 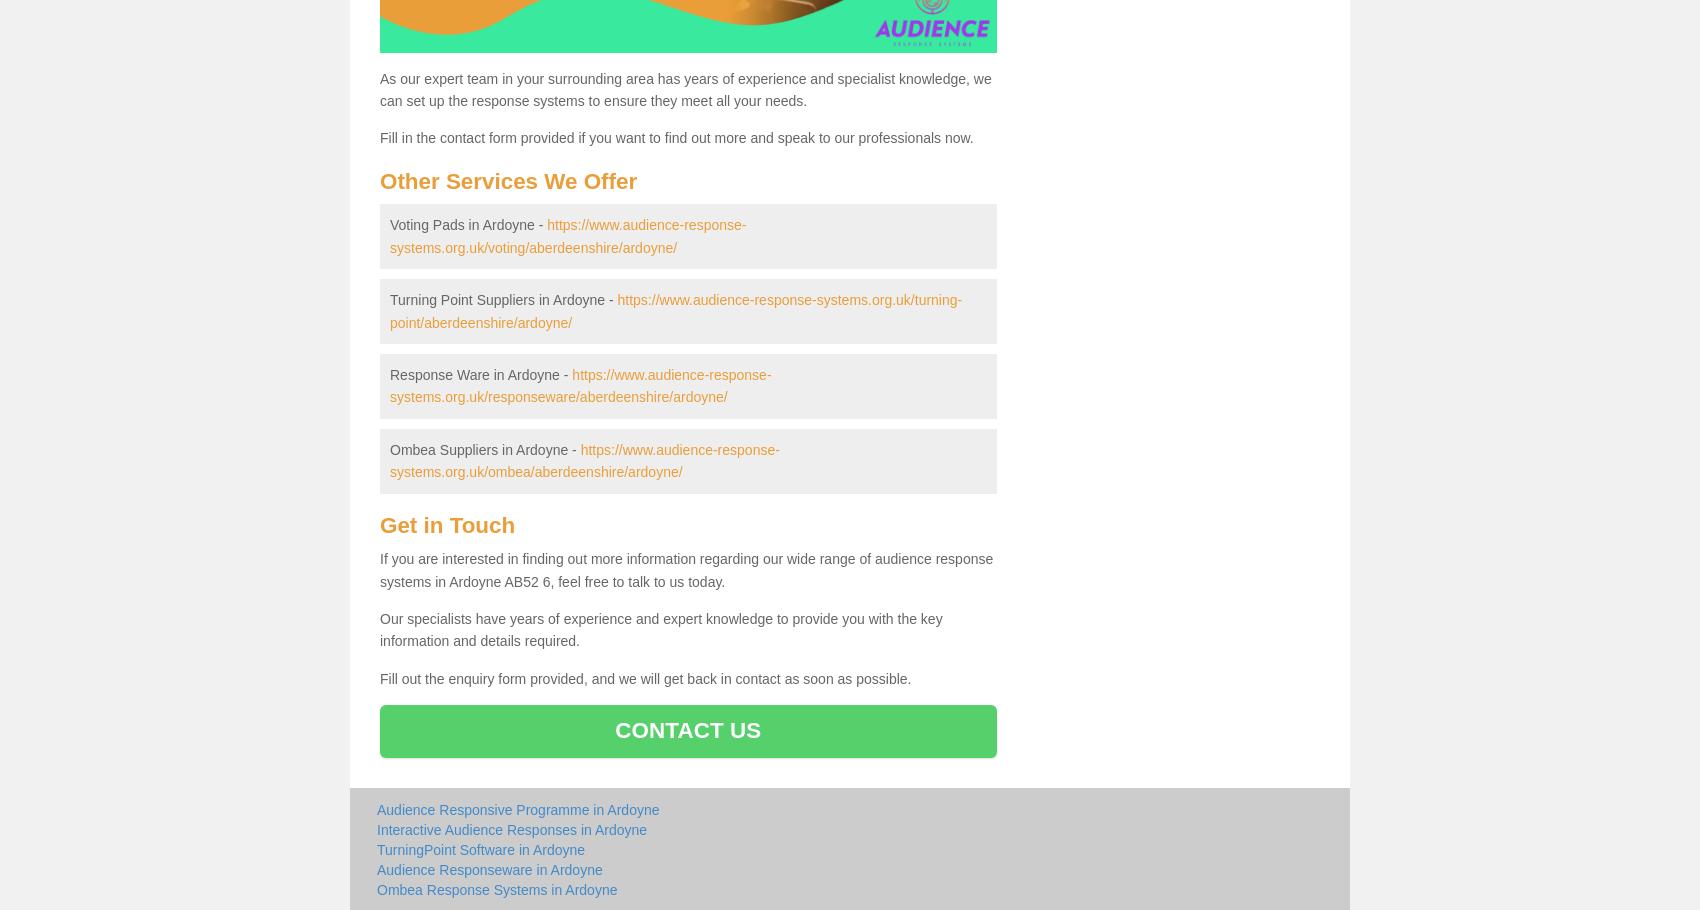 I want to click on 'CONTACT US', so click(x=687, y=729).